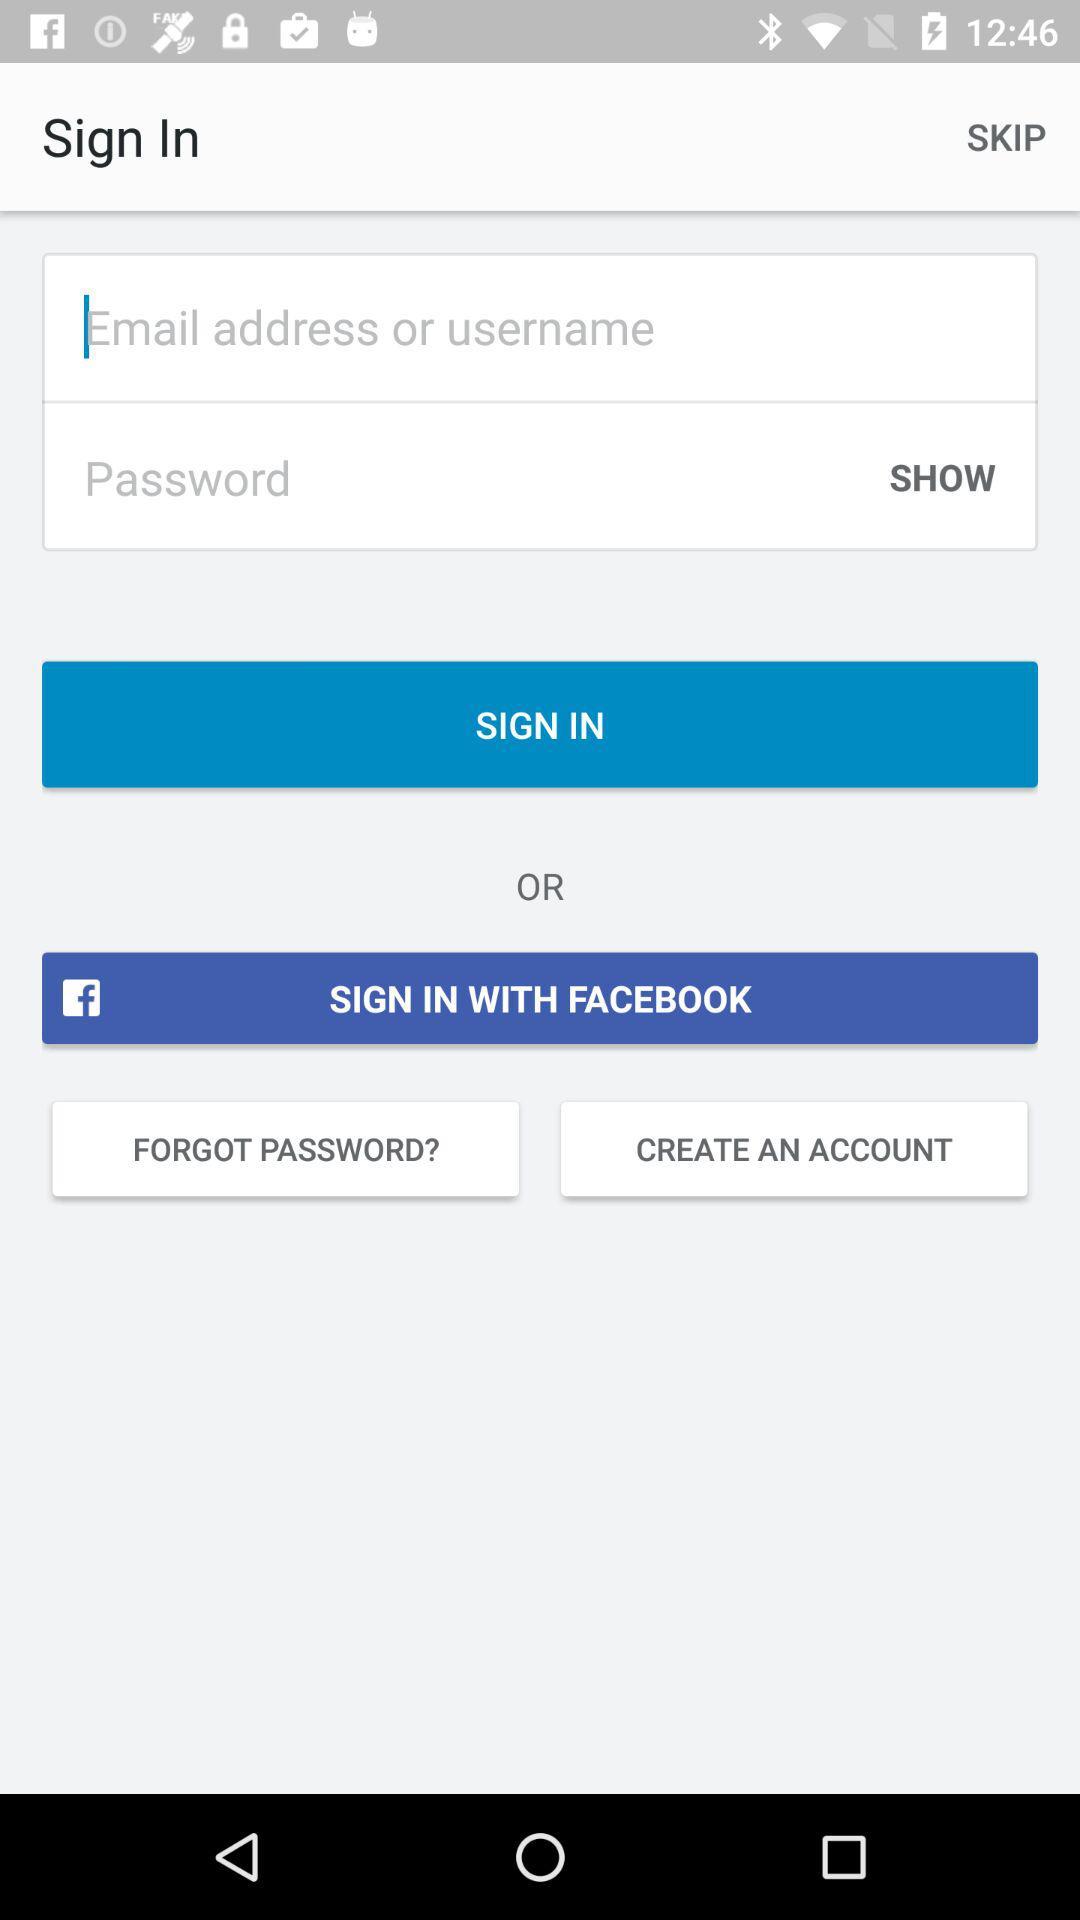 This screenshot has width=1080, height=1920. I want to click on icon next to the create an account, so click(285, 1148).